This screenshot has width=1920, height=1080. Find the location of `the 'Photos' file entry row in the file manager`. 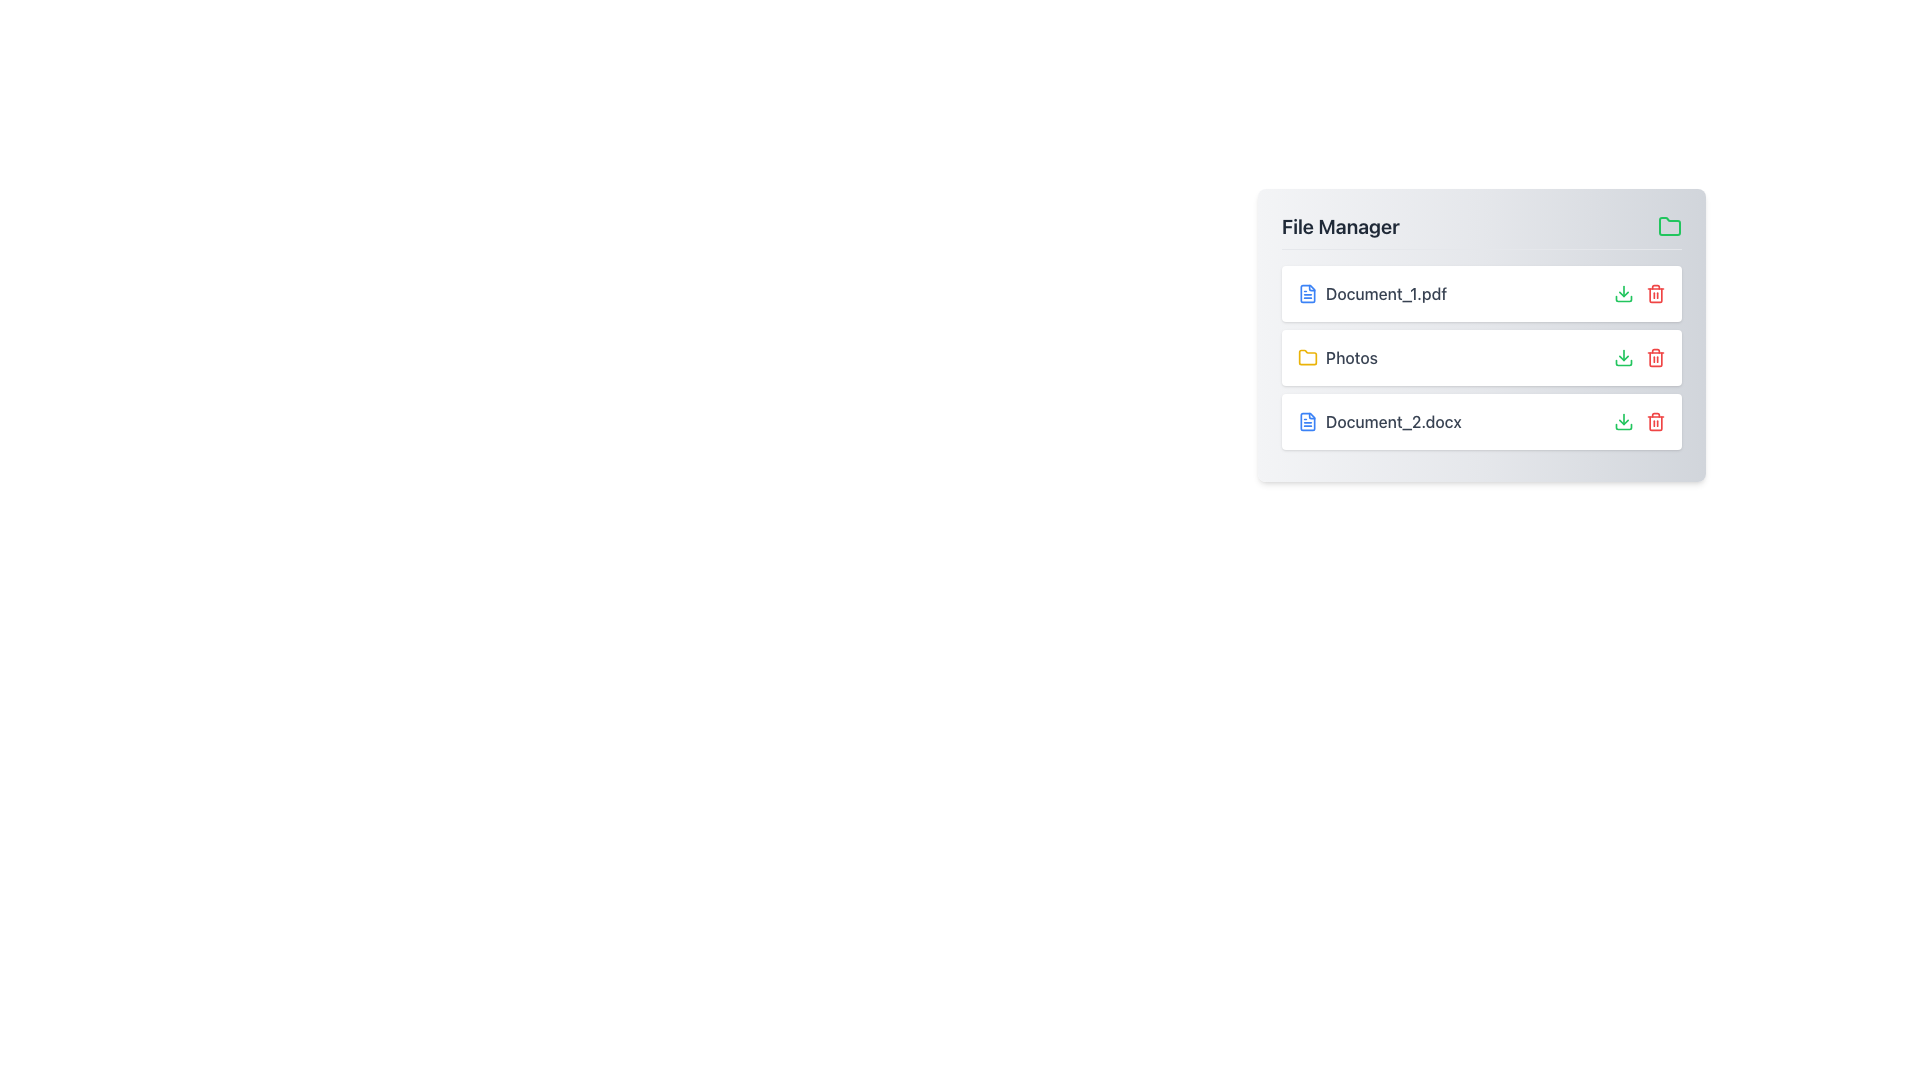

the 'Photos' file entry row in the file manager is located at coordinates (1482, 357).